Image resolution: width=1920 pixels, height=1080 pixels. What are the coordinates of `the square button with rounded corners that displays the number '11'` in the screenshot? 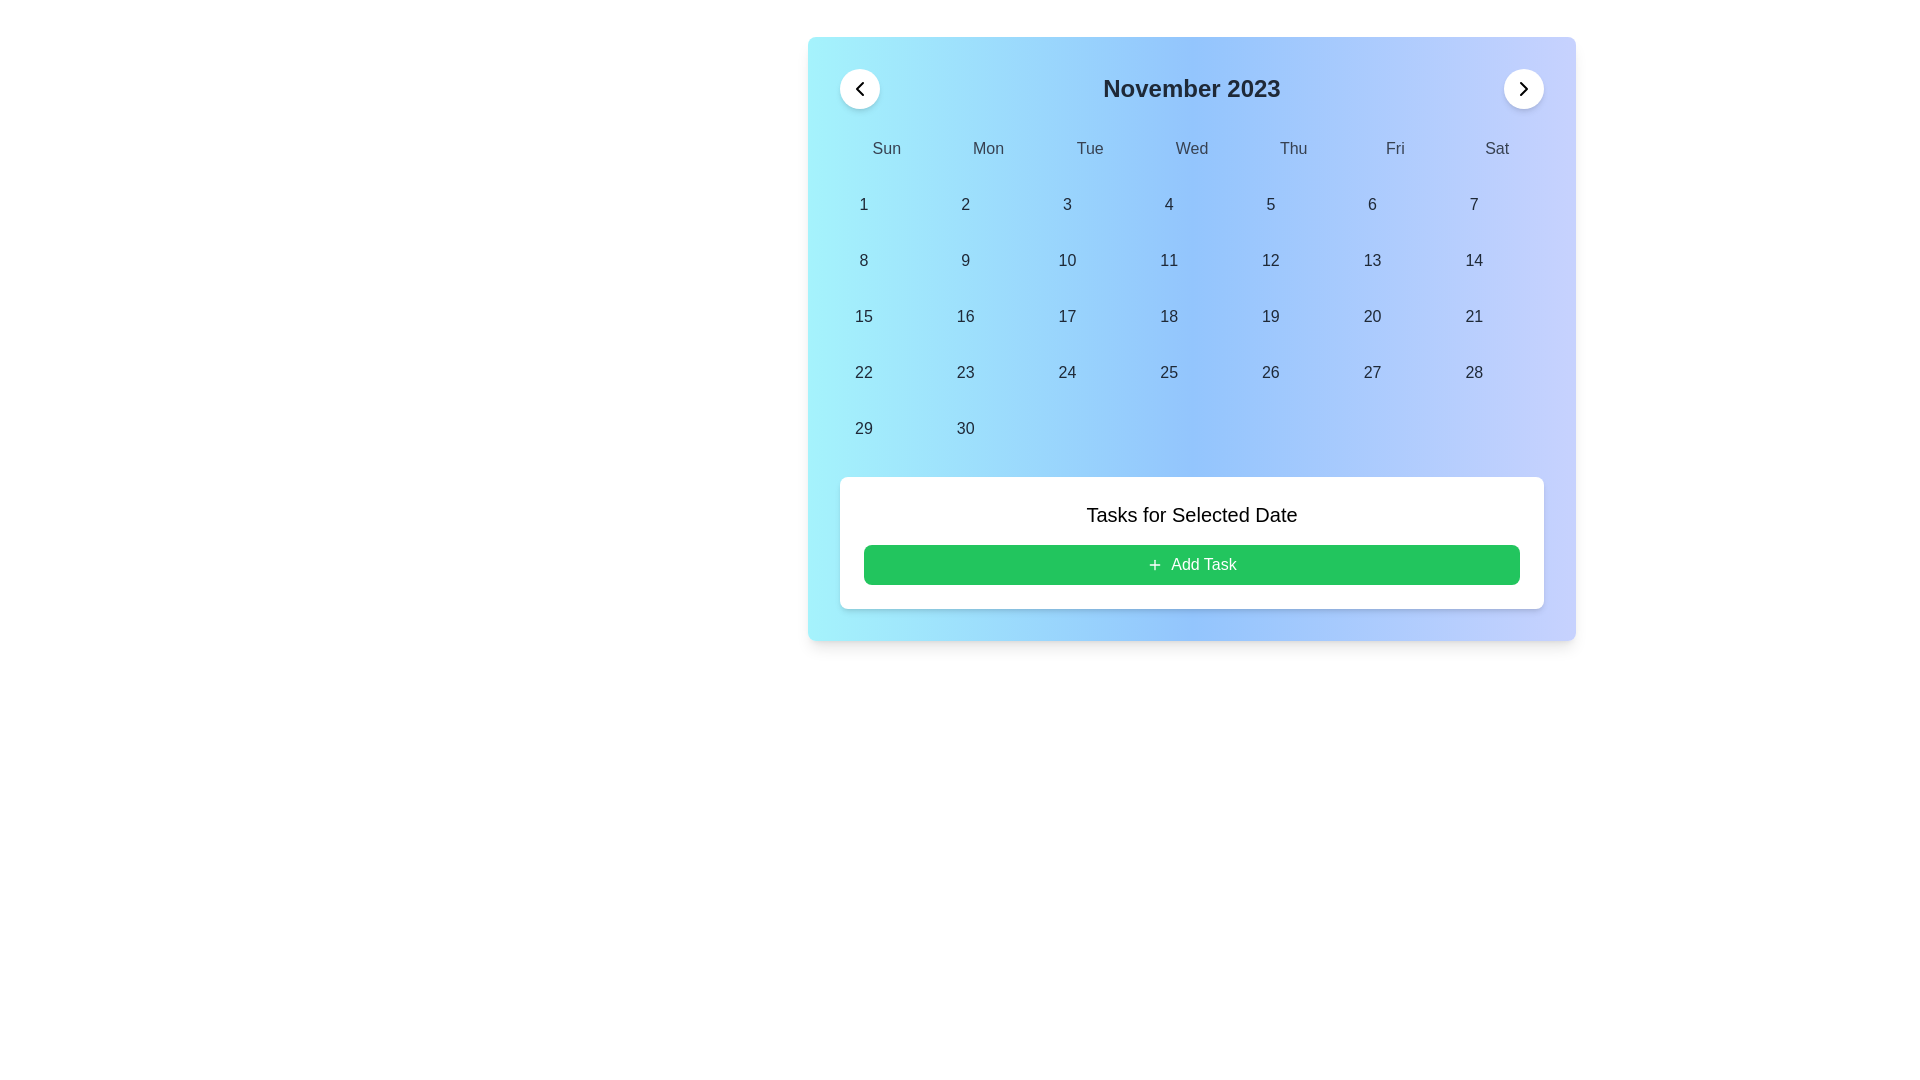 It's located at (1169, 260).